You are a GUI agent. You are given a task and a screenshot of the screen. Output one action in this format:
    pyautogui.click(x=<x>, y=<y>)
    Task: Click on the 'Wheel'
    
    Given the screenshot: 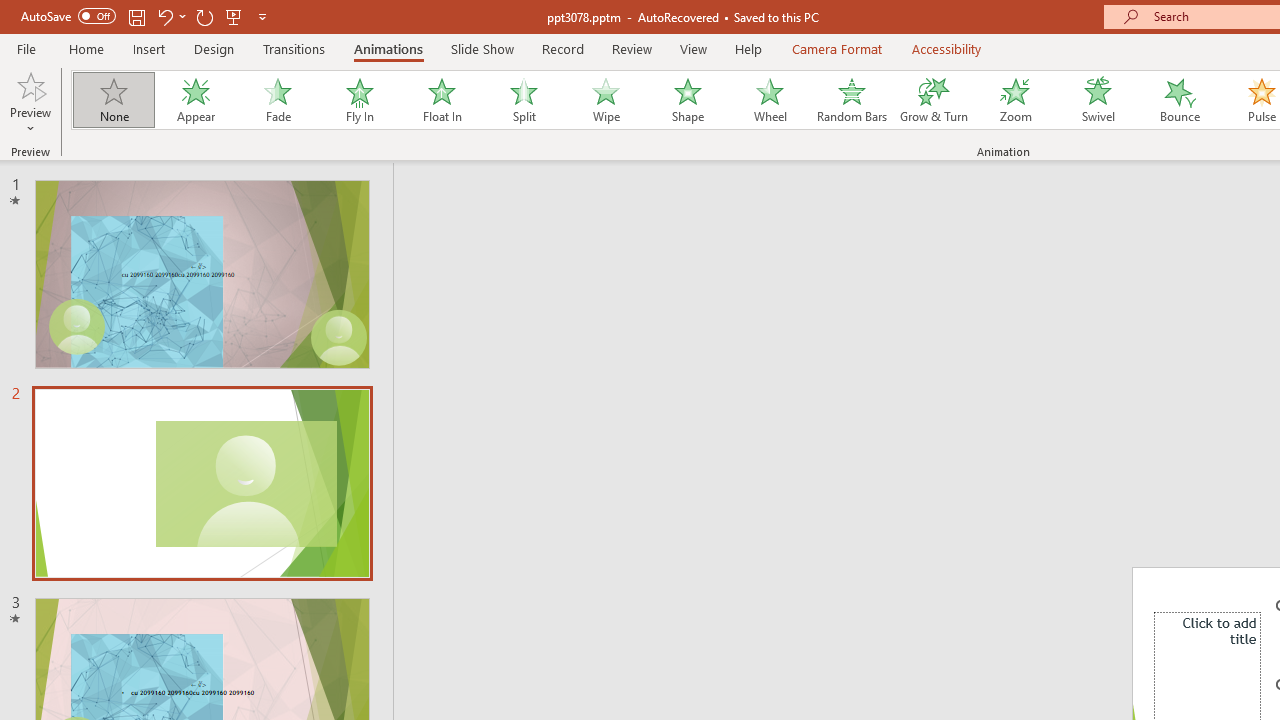 What is the action you would take?
    pyautogui.click(x=769, y=100)
    